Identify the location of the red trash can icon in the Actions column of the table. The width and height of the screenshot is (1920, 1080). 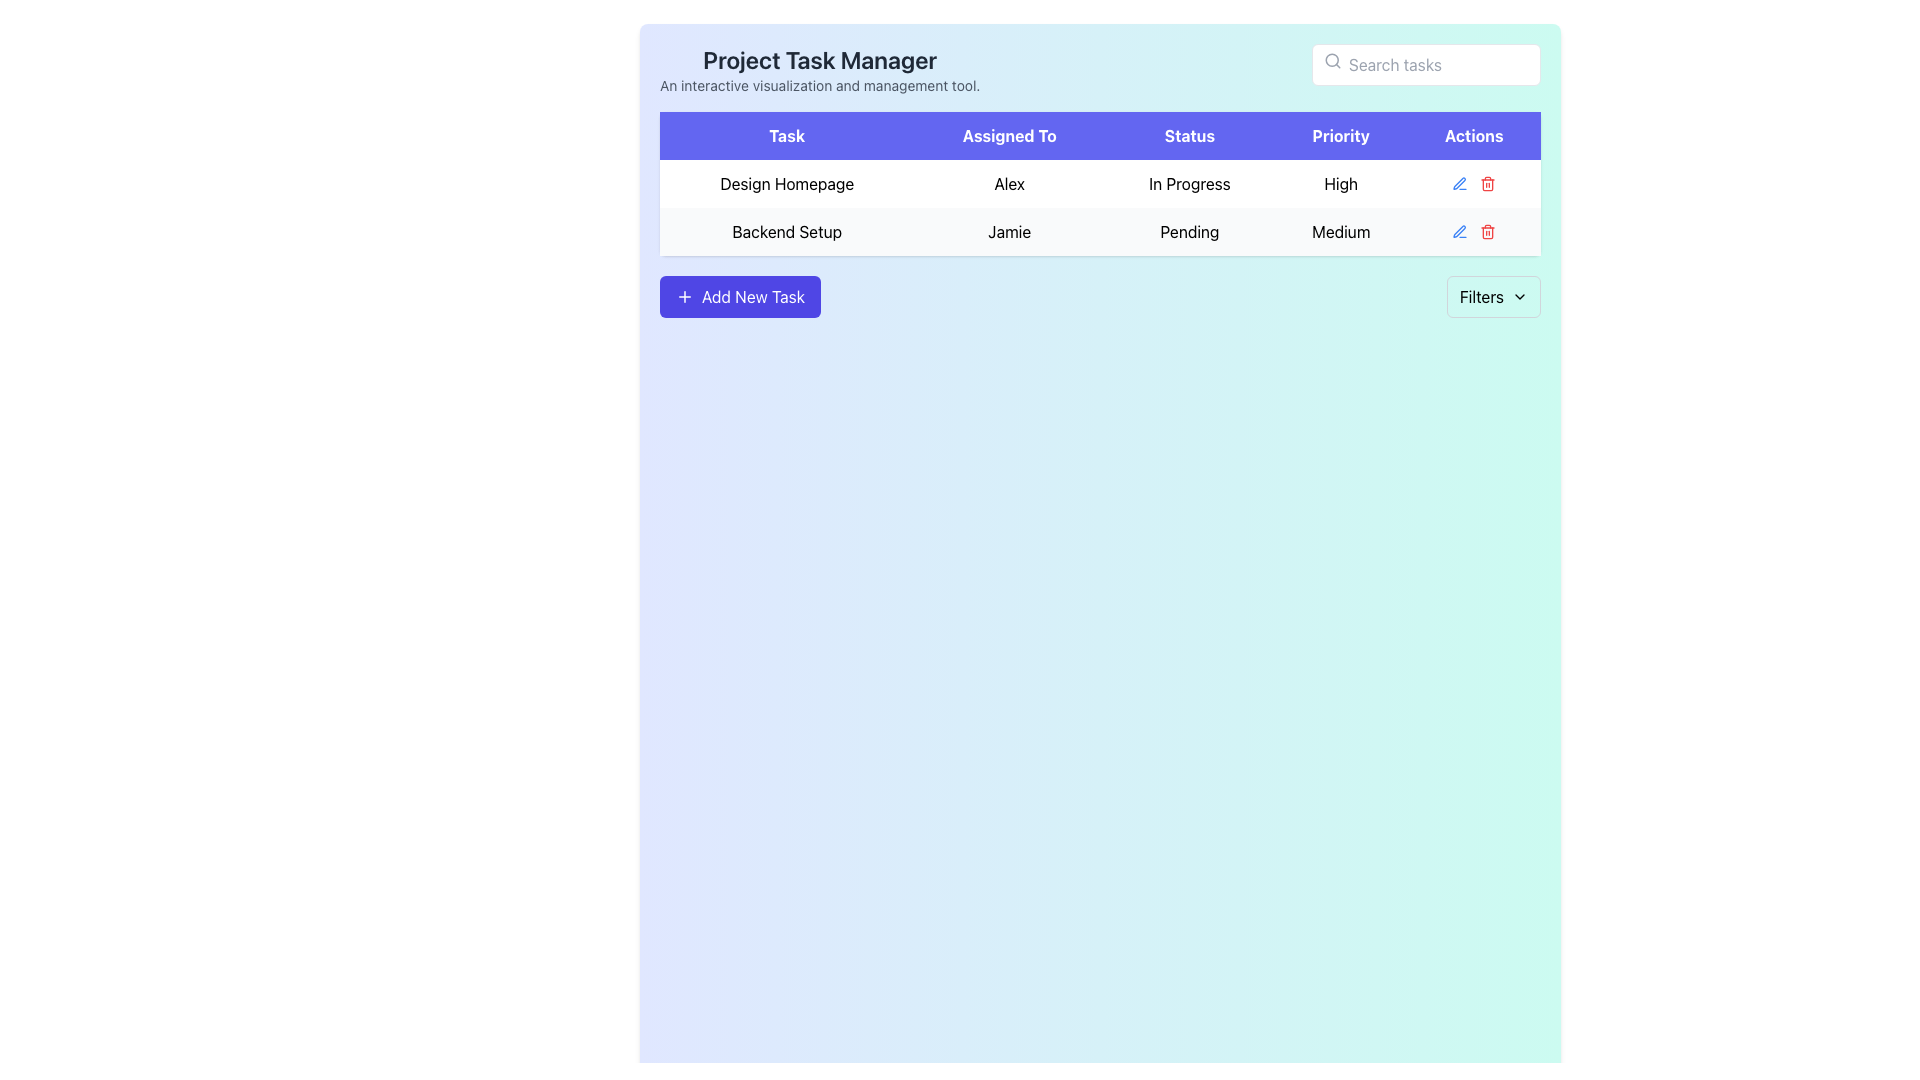
(1473, 184).